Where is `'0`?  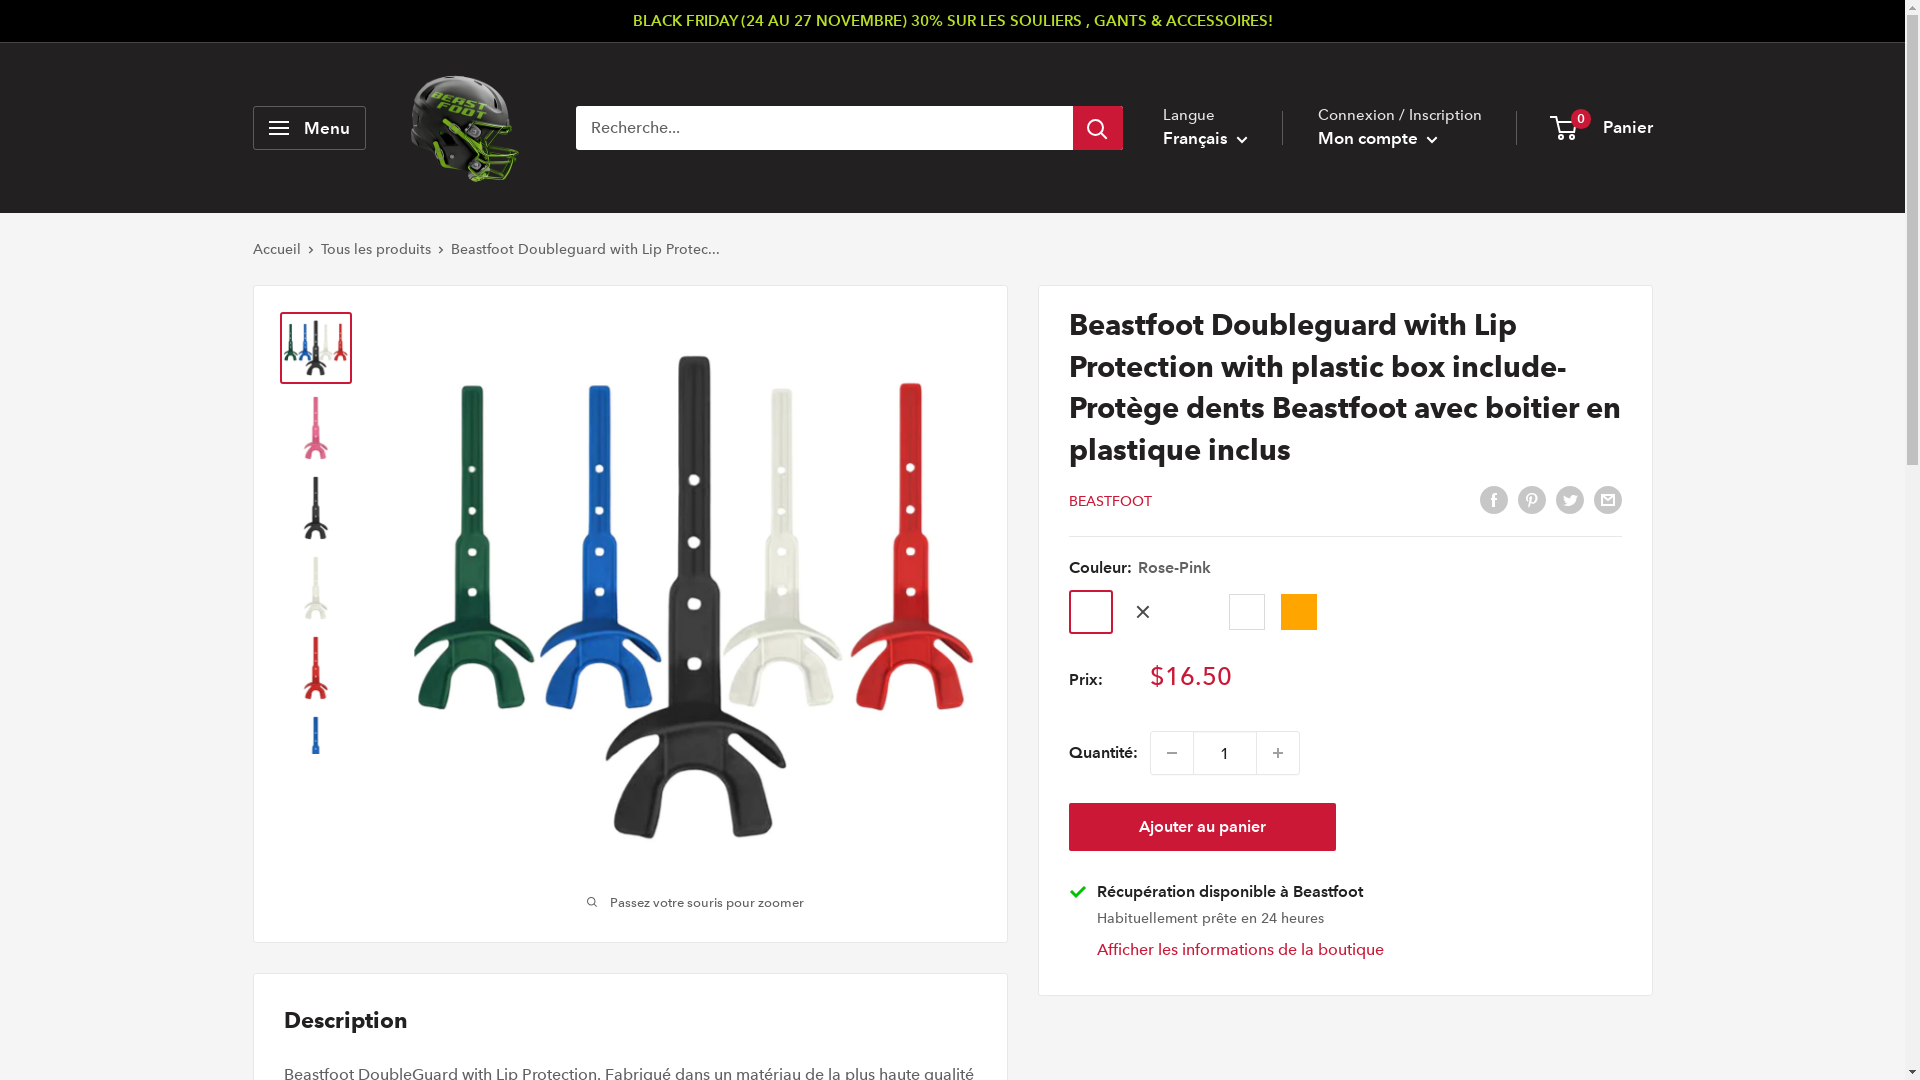 '0 is located at coordinates (1602, 127).